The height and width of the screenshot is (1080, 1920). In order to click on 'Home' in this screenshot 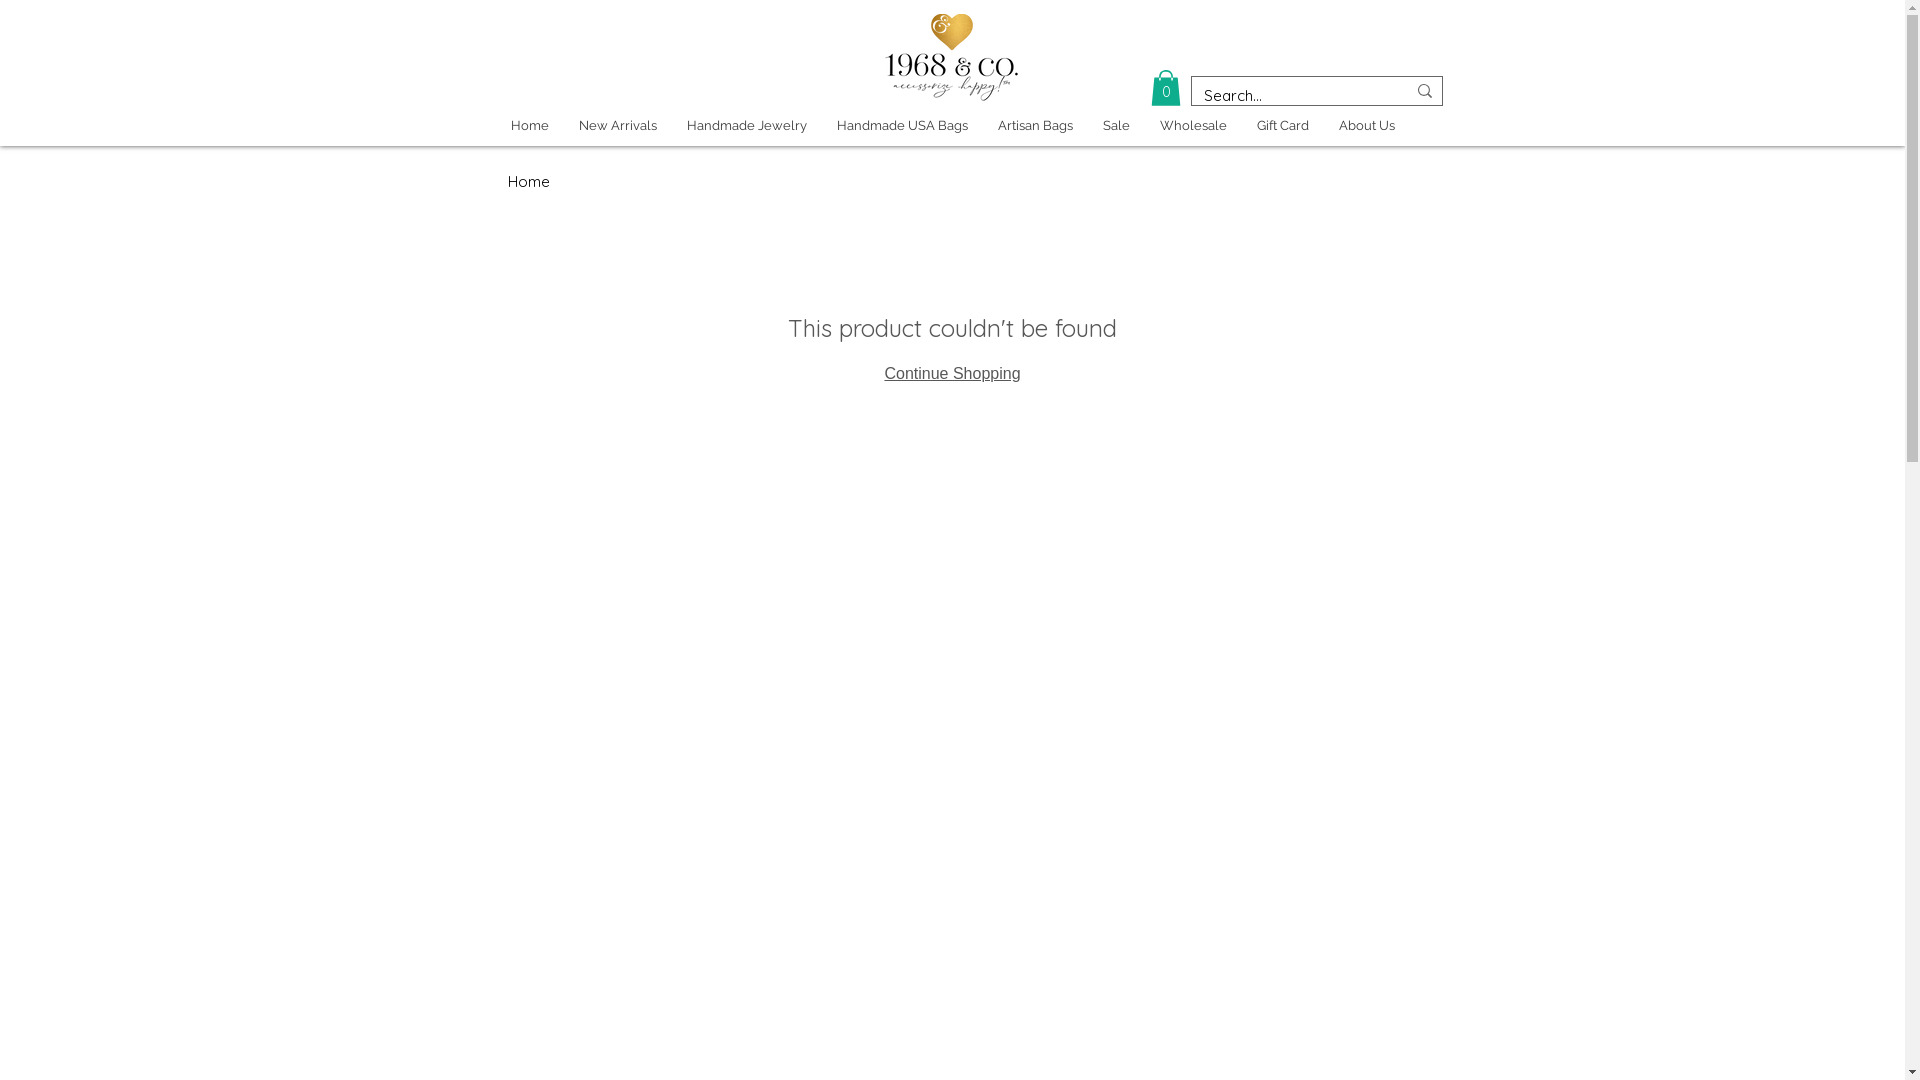, I will do `click(528, 181)`.